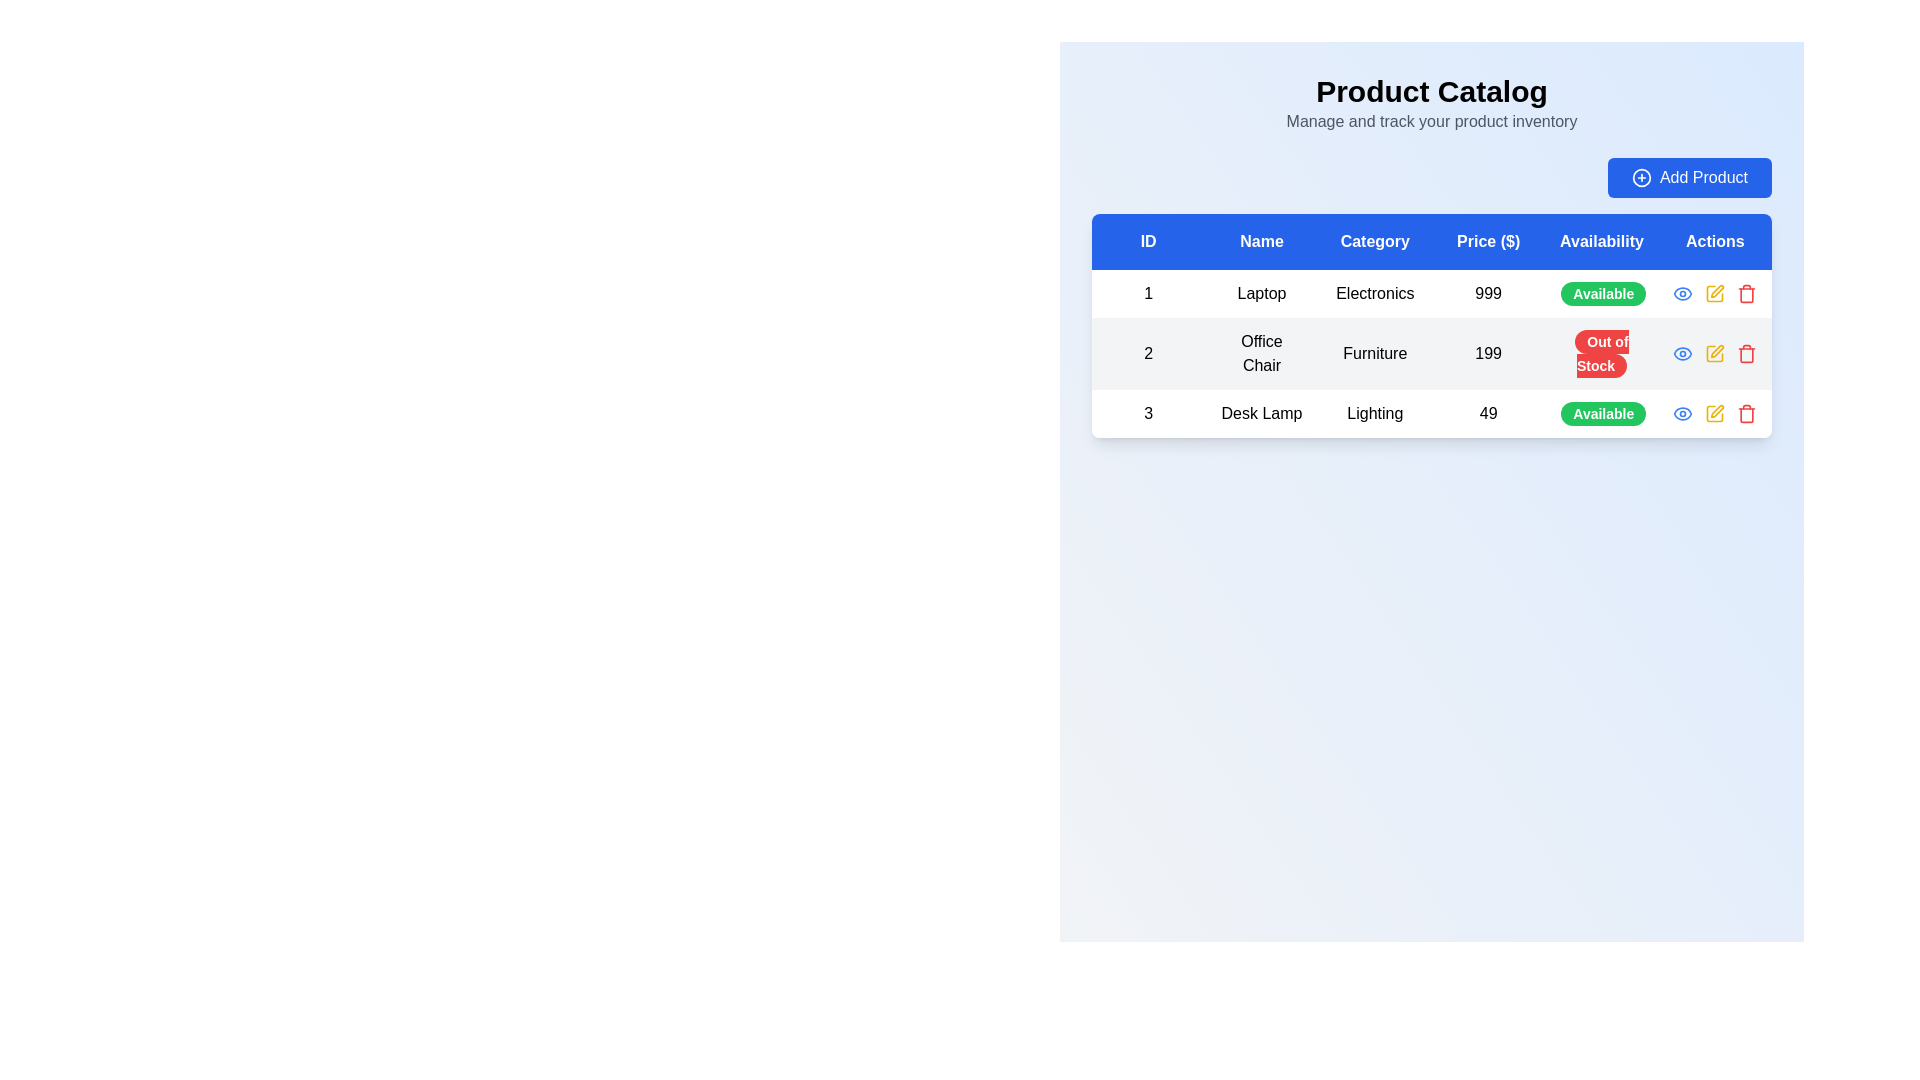 The image size is (1920, 1080). What do you see at coordinates (1746, 354) in the screenshot?
I see `the trash can icon located in the Actions column of the second row corresponding to the Office Chair entry to initiate the delete functionality` at bounding box center [1746, 354].